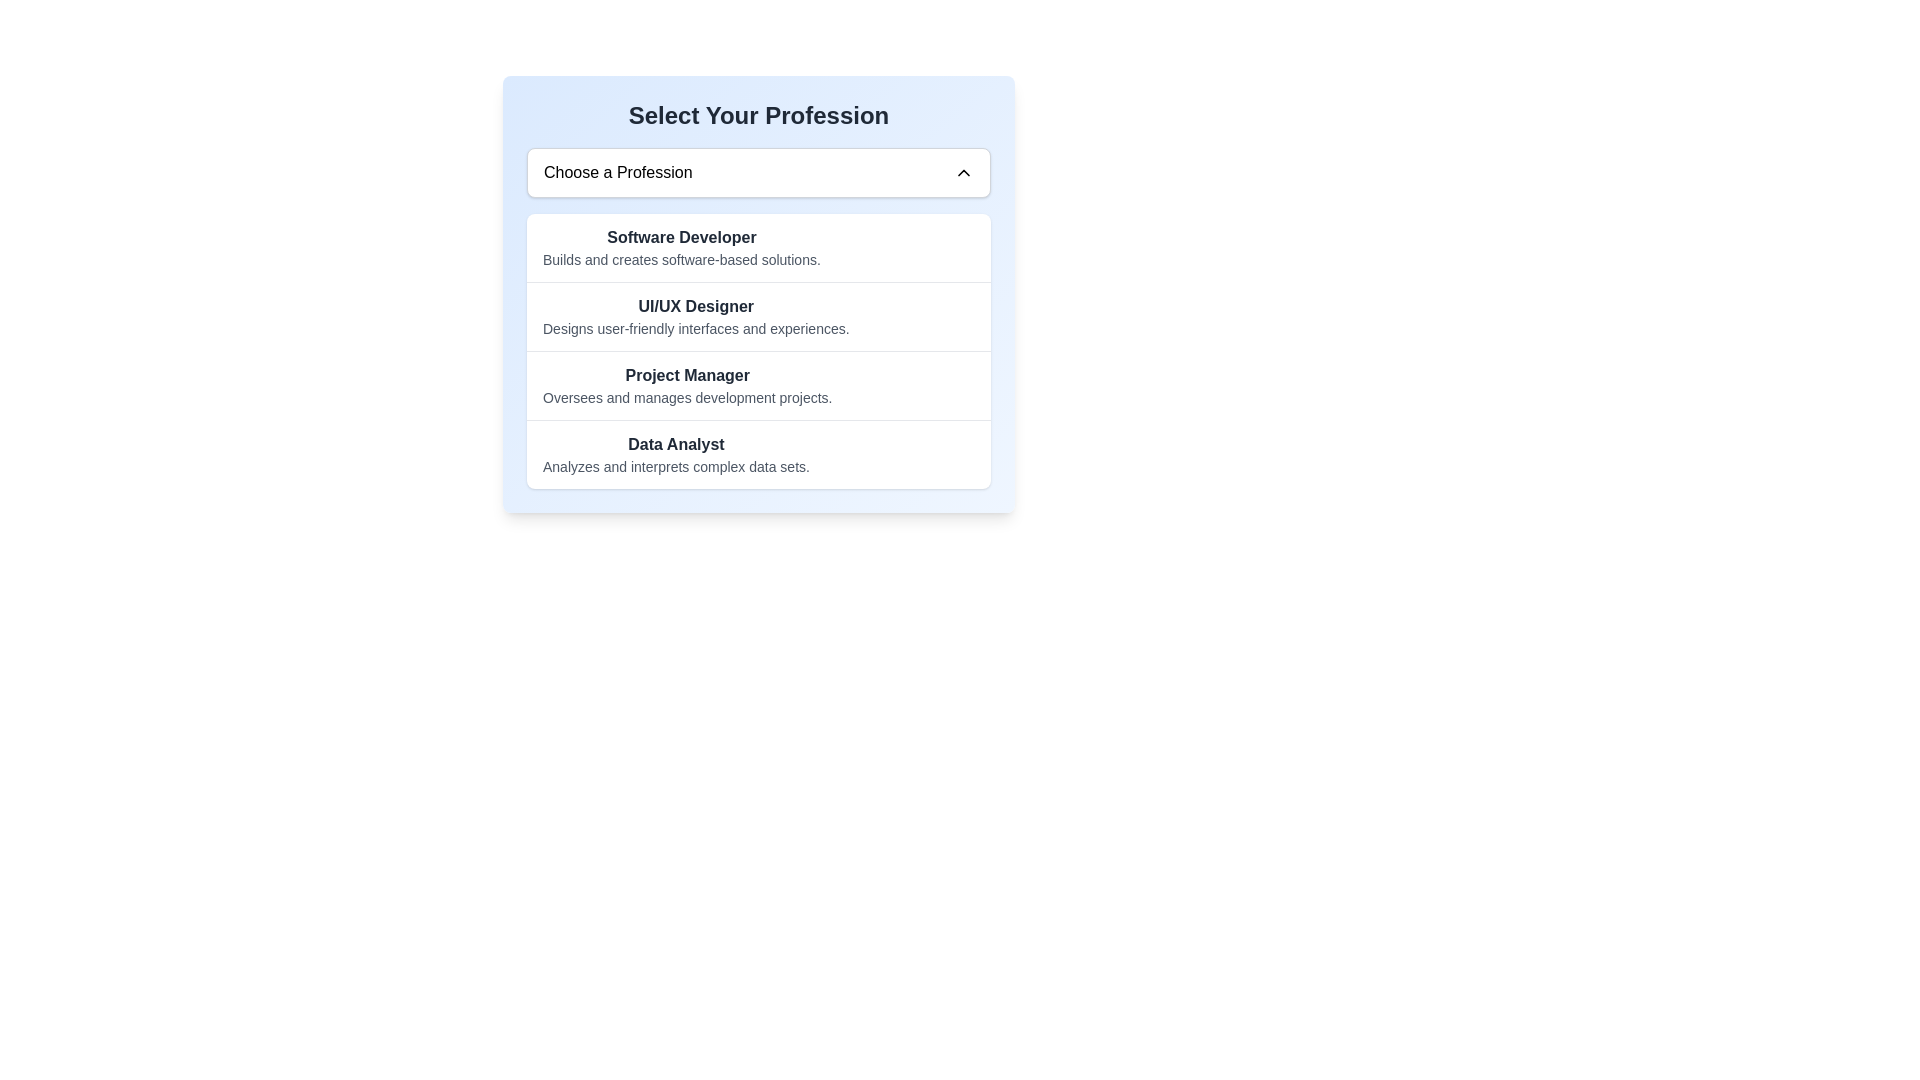 The height and width of the screenshot is (1080, 1920). Describe the element at coordinates (696, 307) in the screenshot. I see `text of the selectable job title 'UI/UX Designer' which is represented by the text label positioned at the top of the list of career options` at that location.